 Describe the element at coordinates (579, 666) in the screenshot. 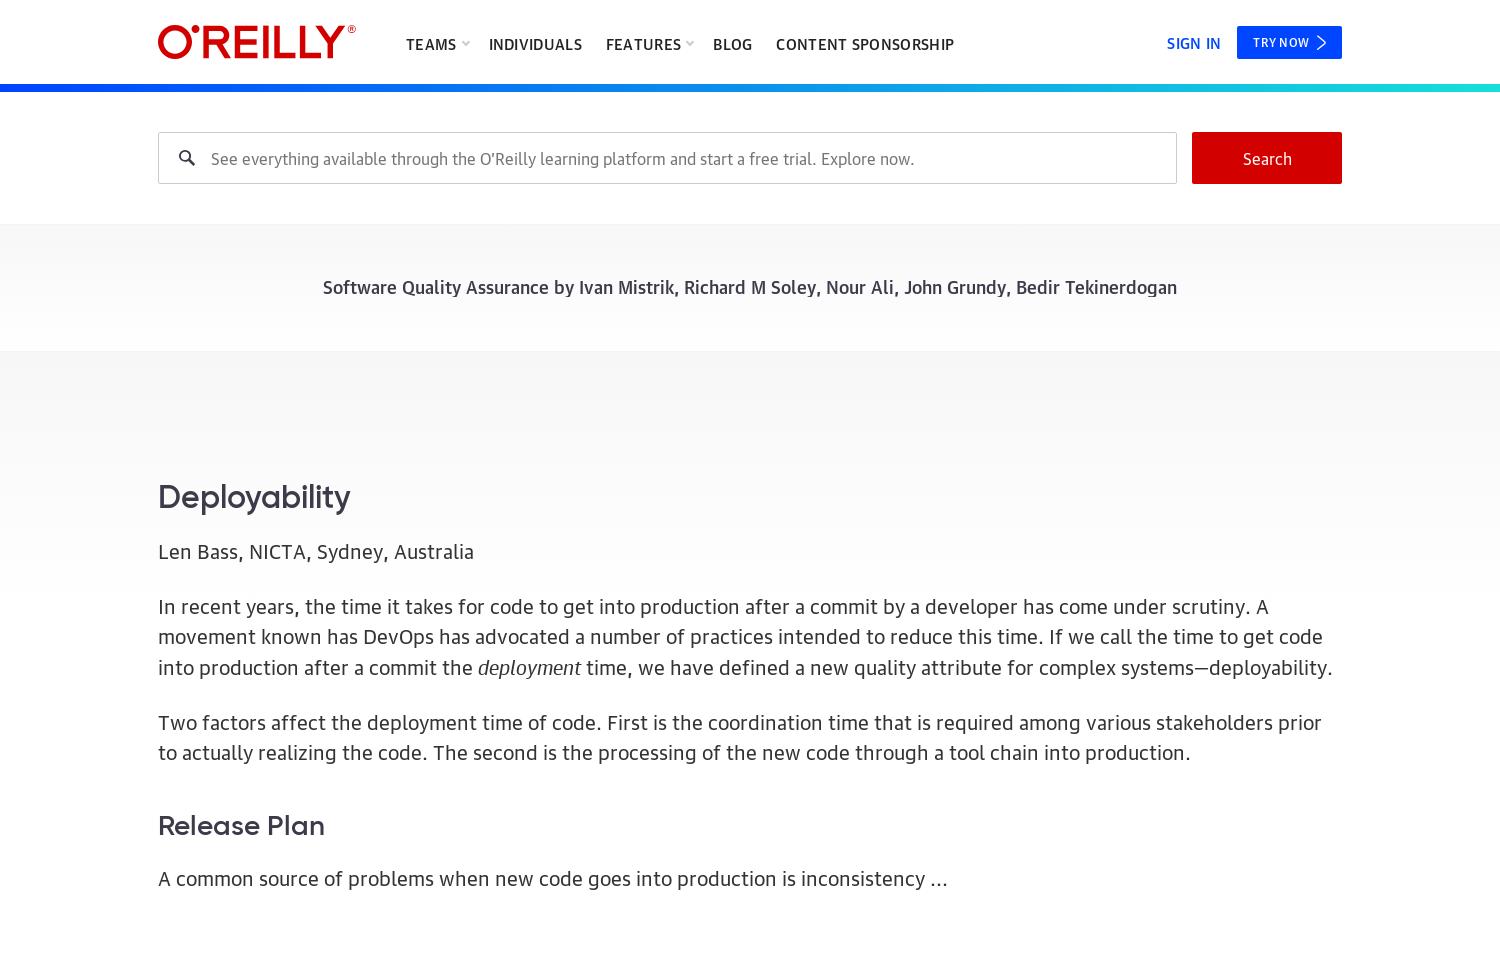

I see `'time, we have defined a new quality attribute for complex systems—deployability.'` at that location.